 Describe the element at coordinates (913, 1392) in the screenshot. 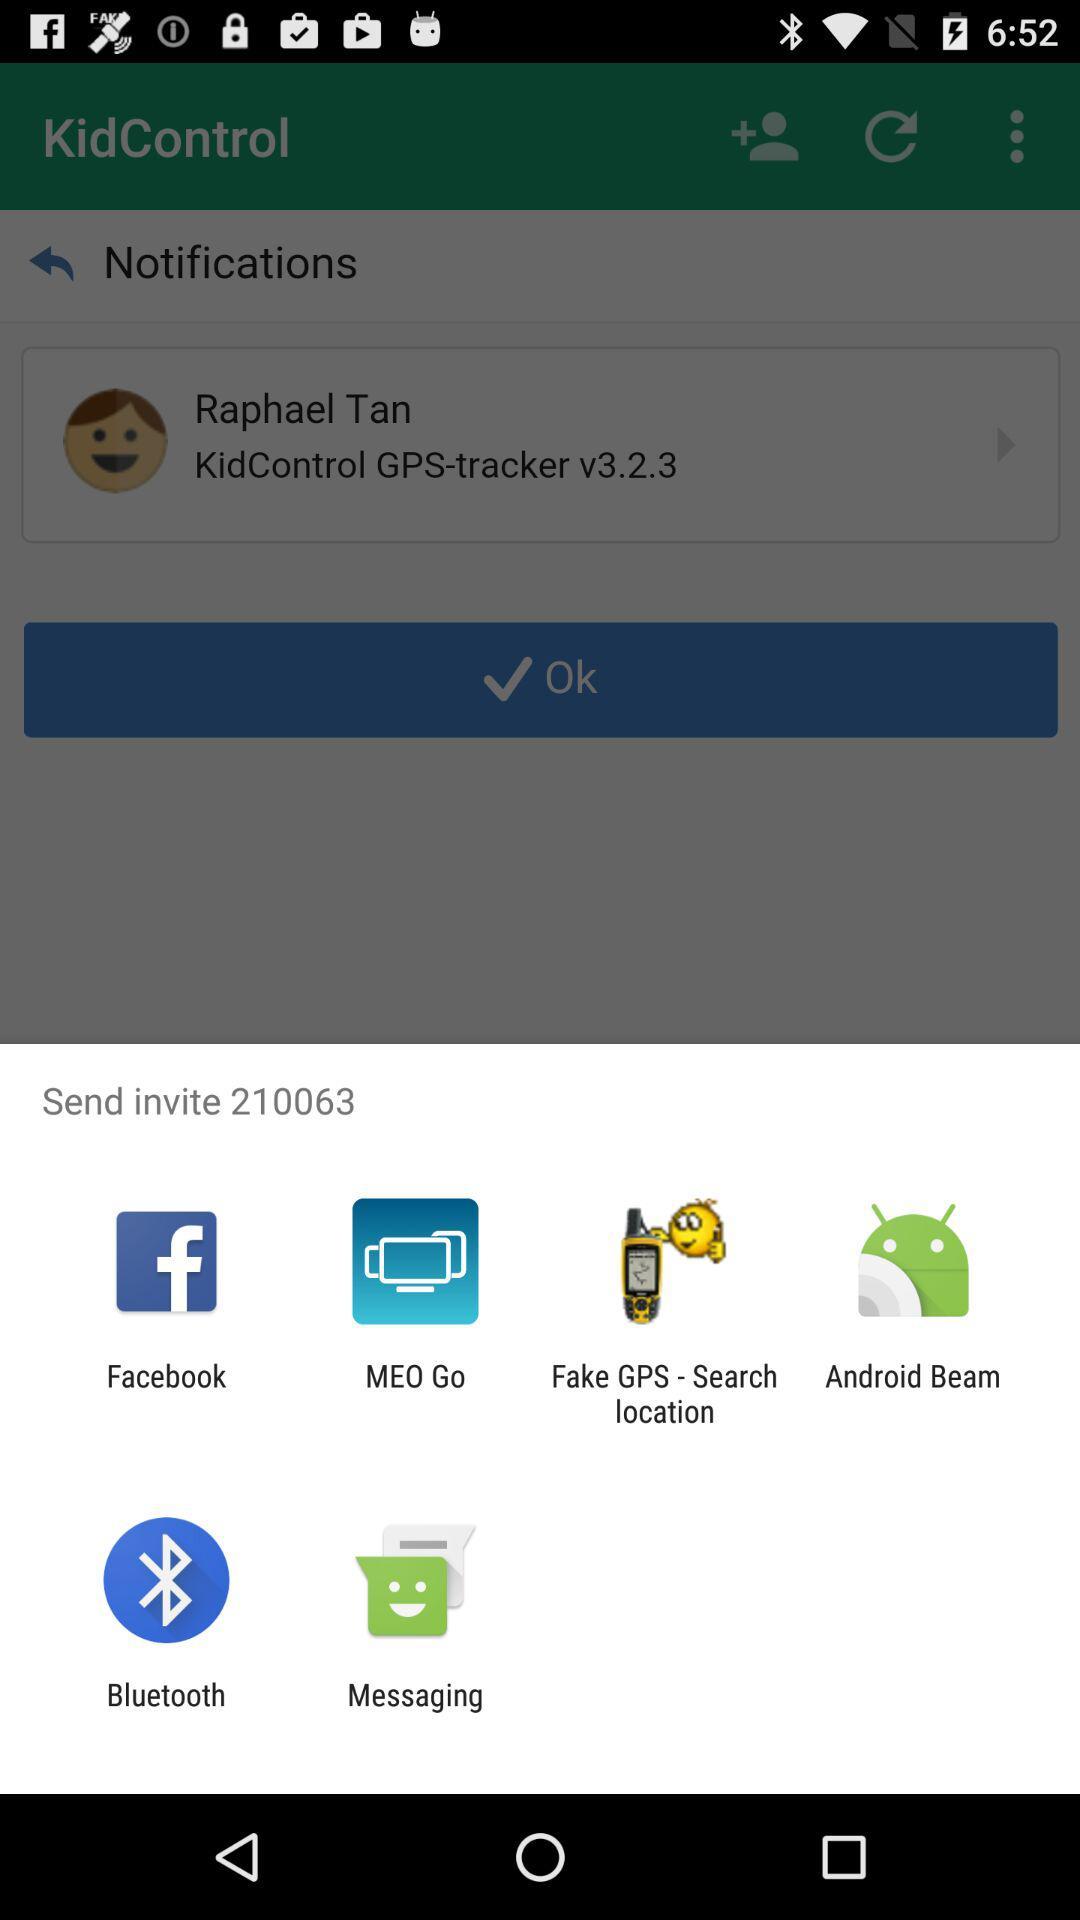

I see `the app next to fake gps search icon` at that location.